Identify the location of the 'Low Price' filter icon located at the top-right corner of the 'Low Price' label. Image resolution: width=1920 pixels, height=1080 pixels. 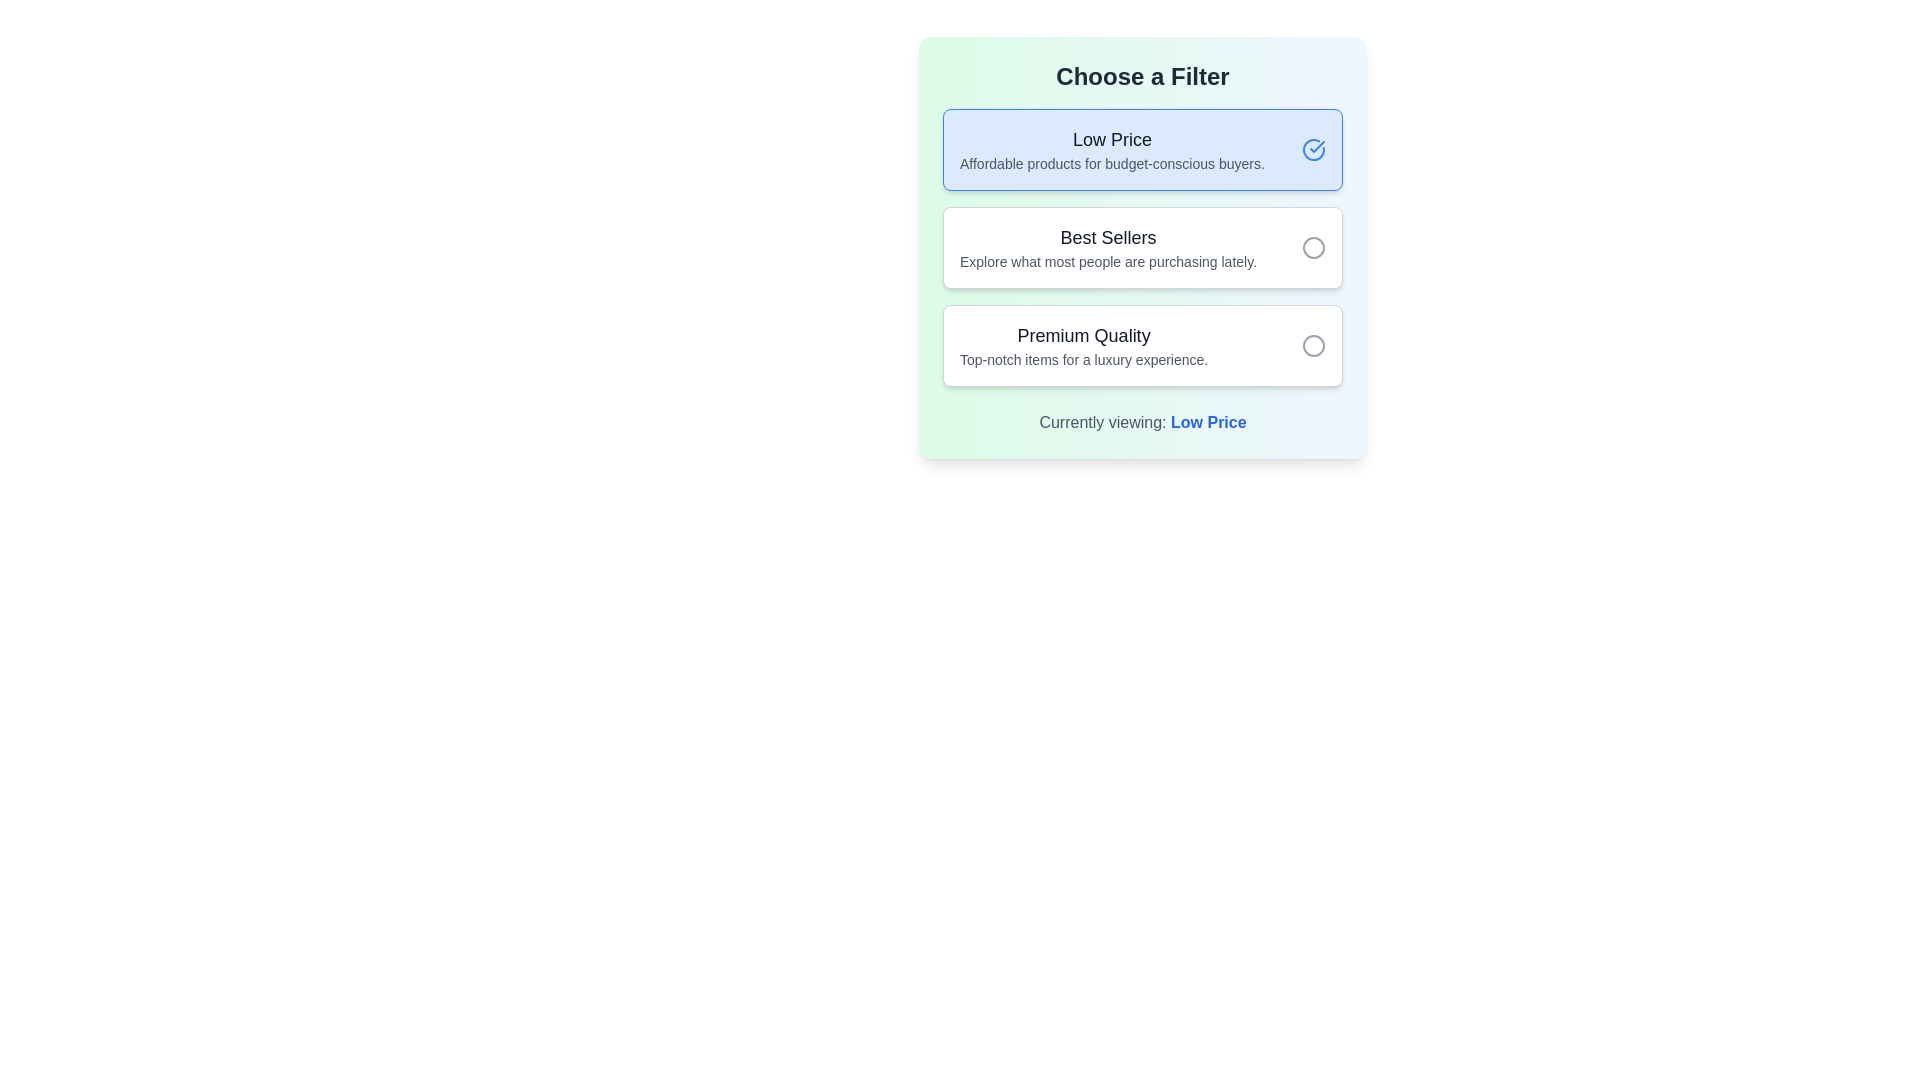
(1317, 145).